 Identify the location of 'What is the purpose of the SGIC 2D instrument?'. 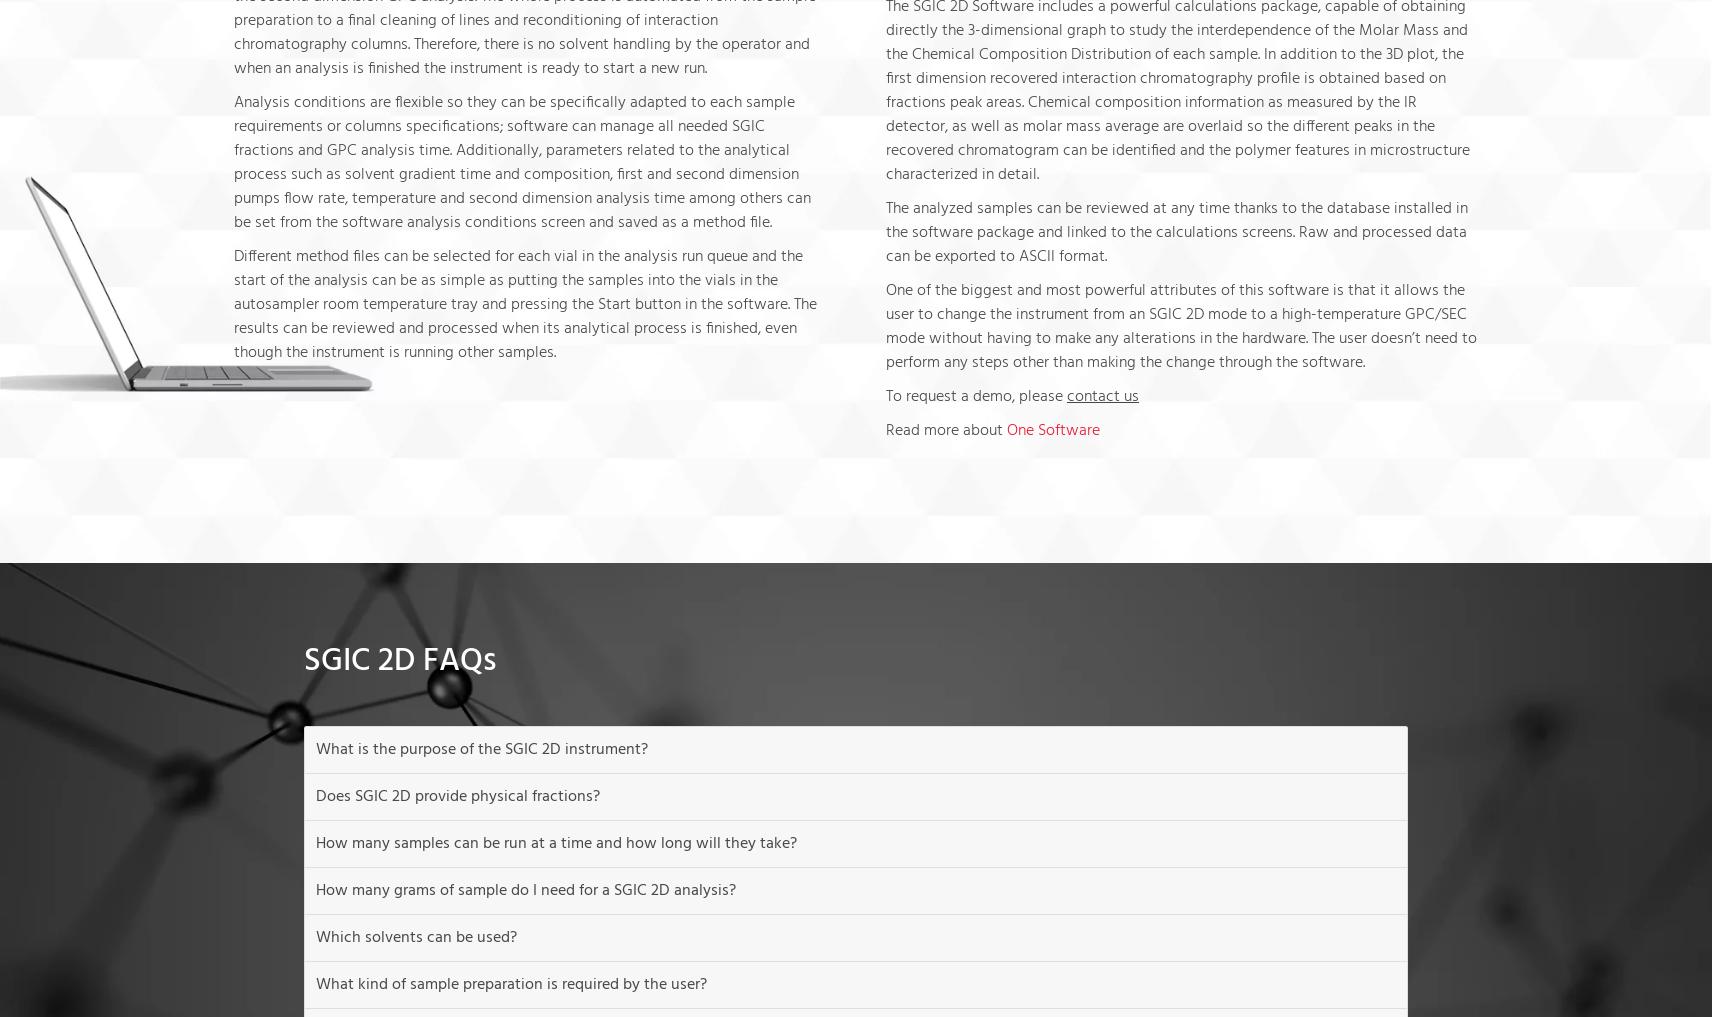
(480, 749).